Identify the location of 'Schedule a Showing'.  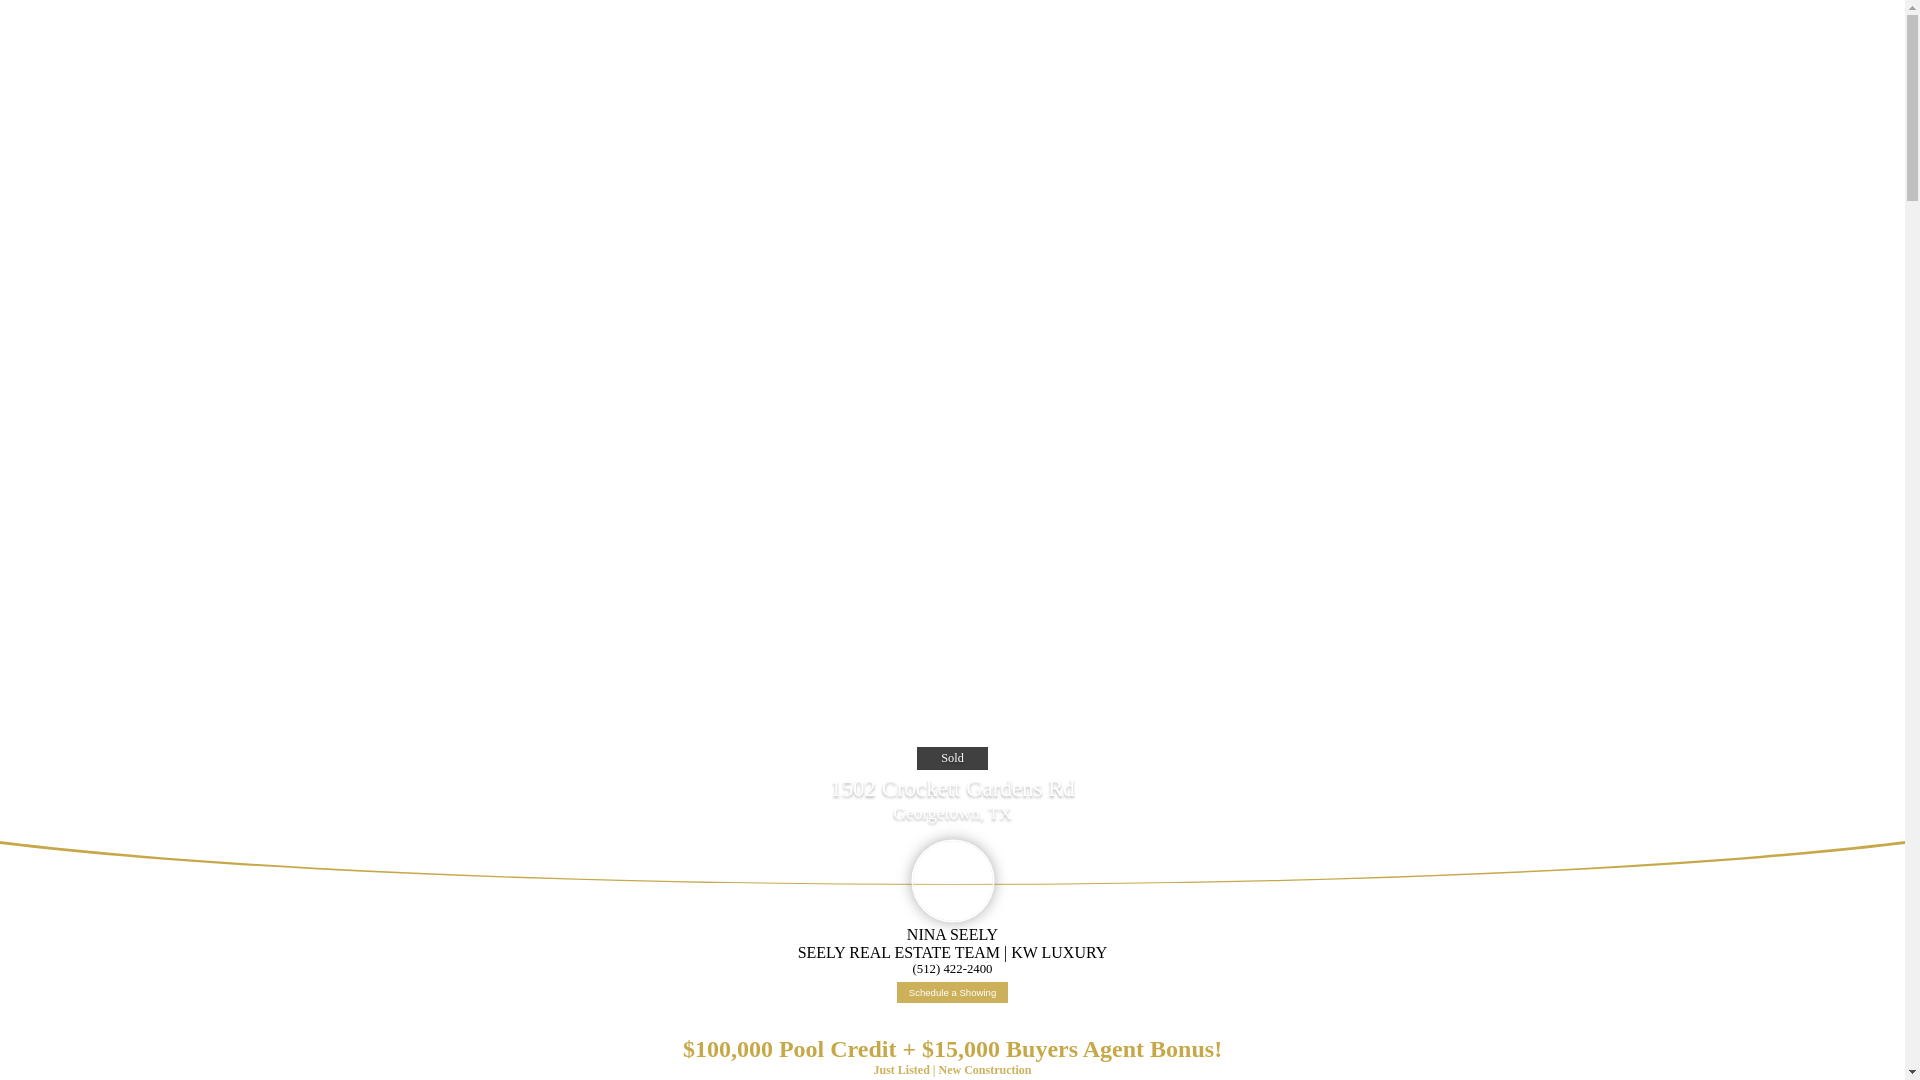
(895, 992).